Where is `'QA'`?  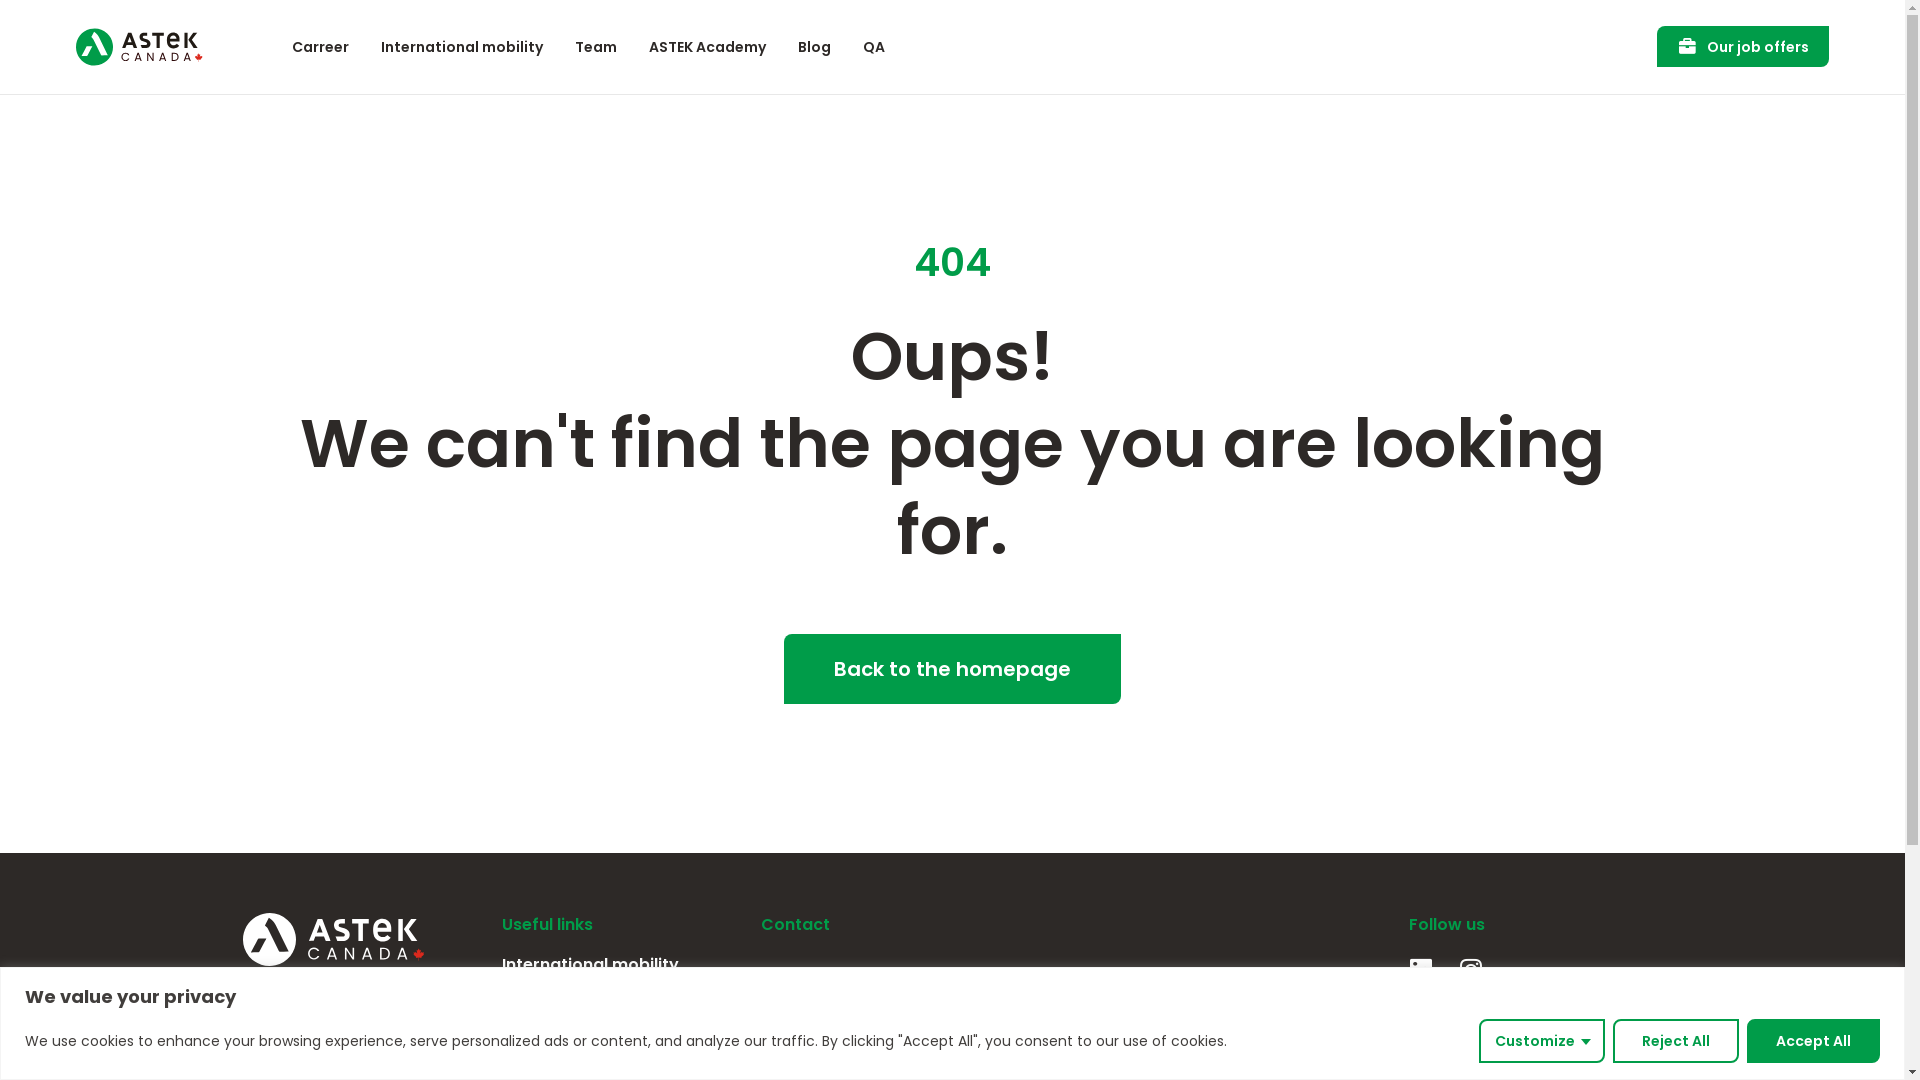
'QA' is located at coordinates (873, 45).